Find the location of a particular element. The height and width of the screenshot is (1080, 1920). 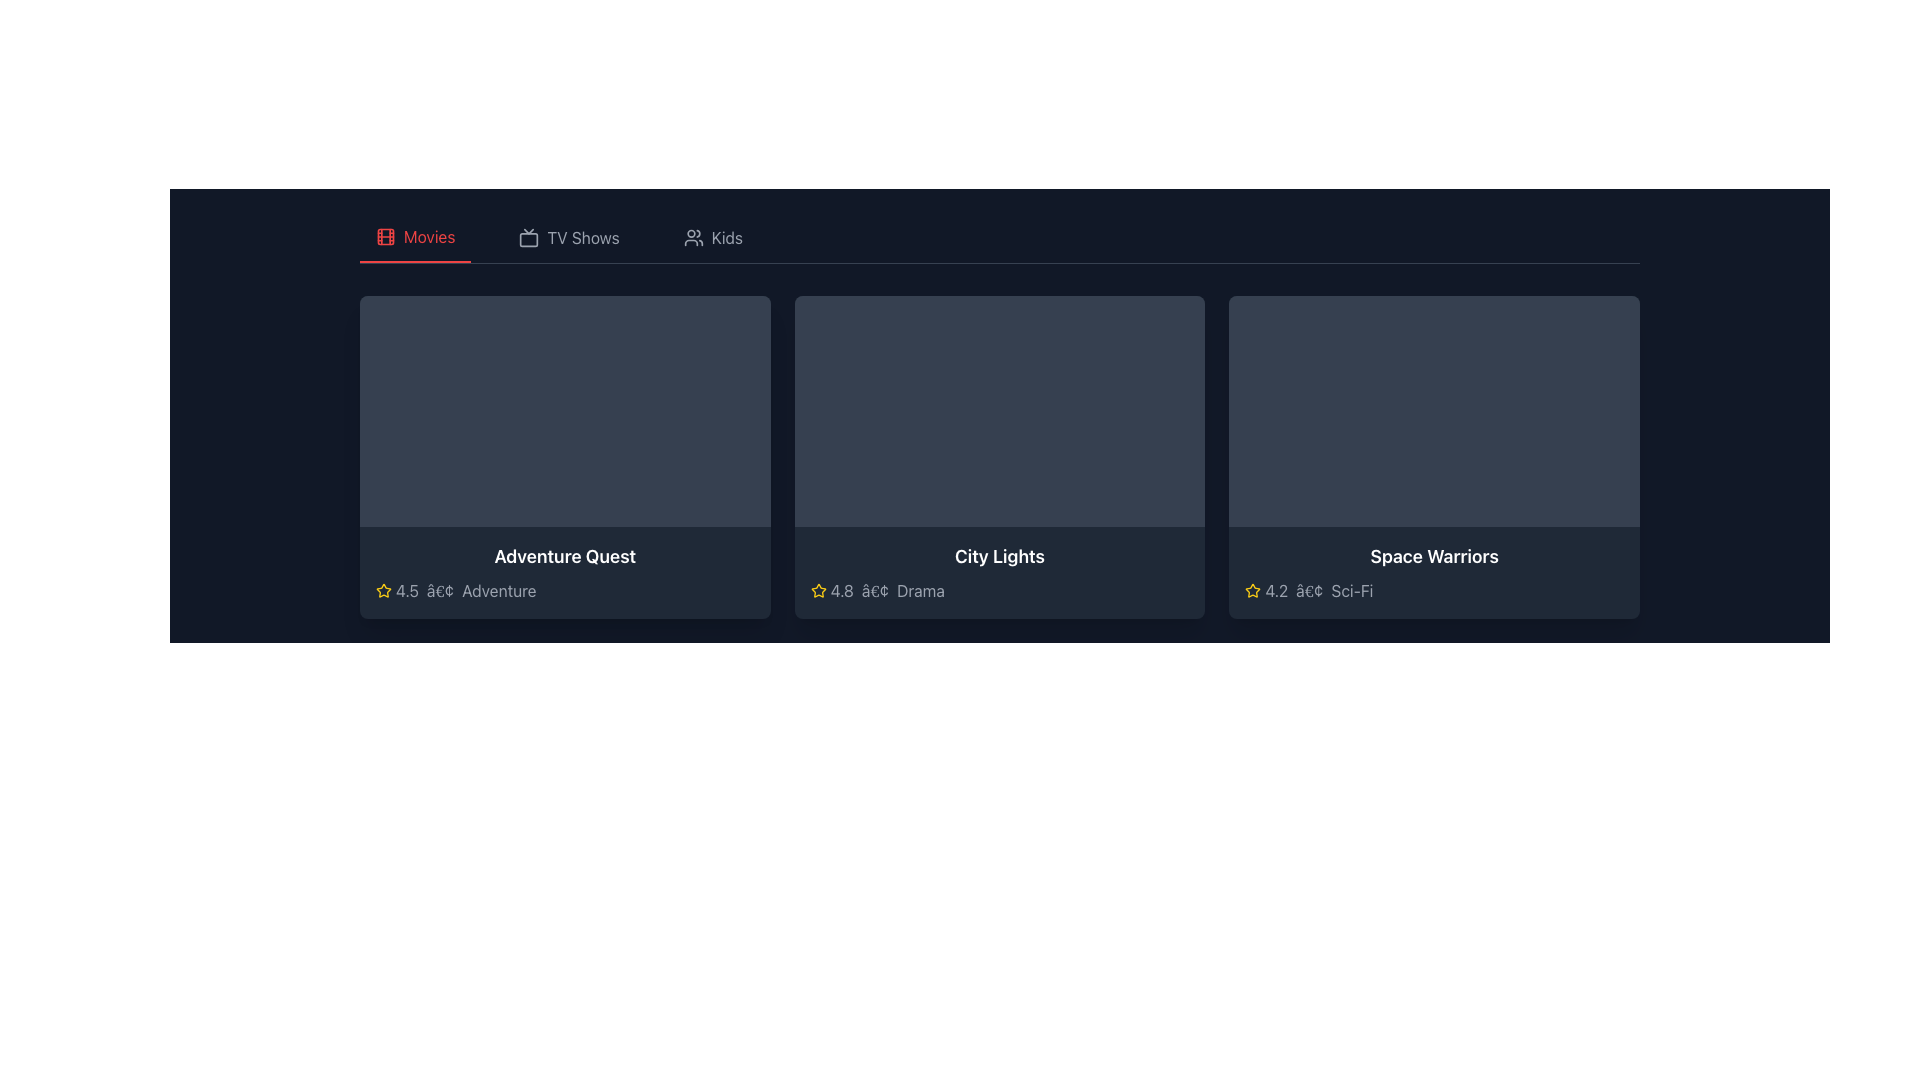

the rating icon located at the bottom-left area of the first card labeled 'Adventure Quest' is located at coordinates (384, 589).